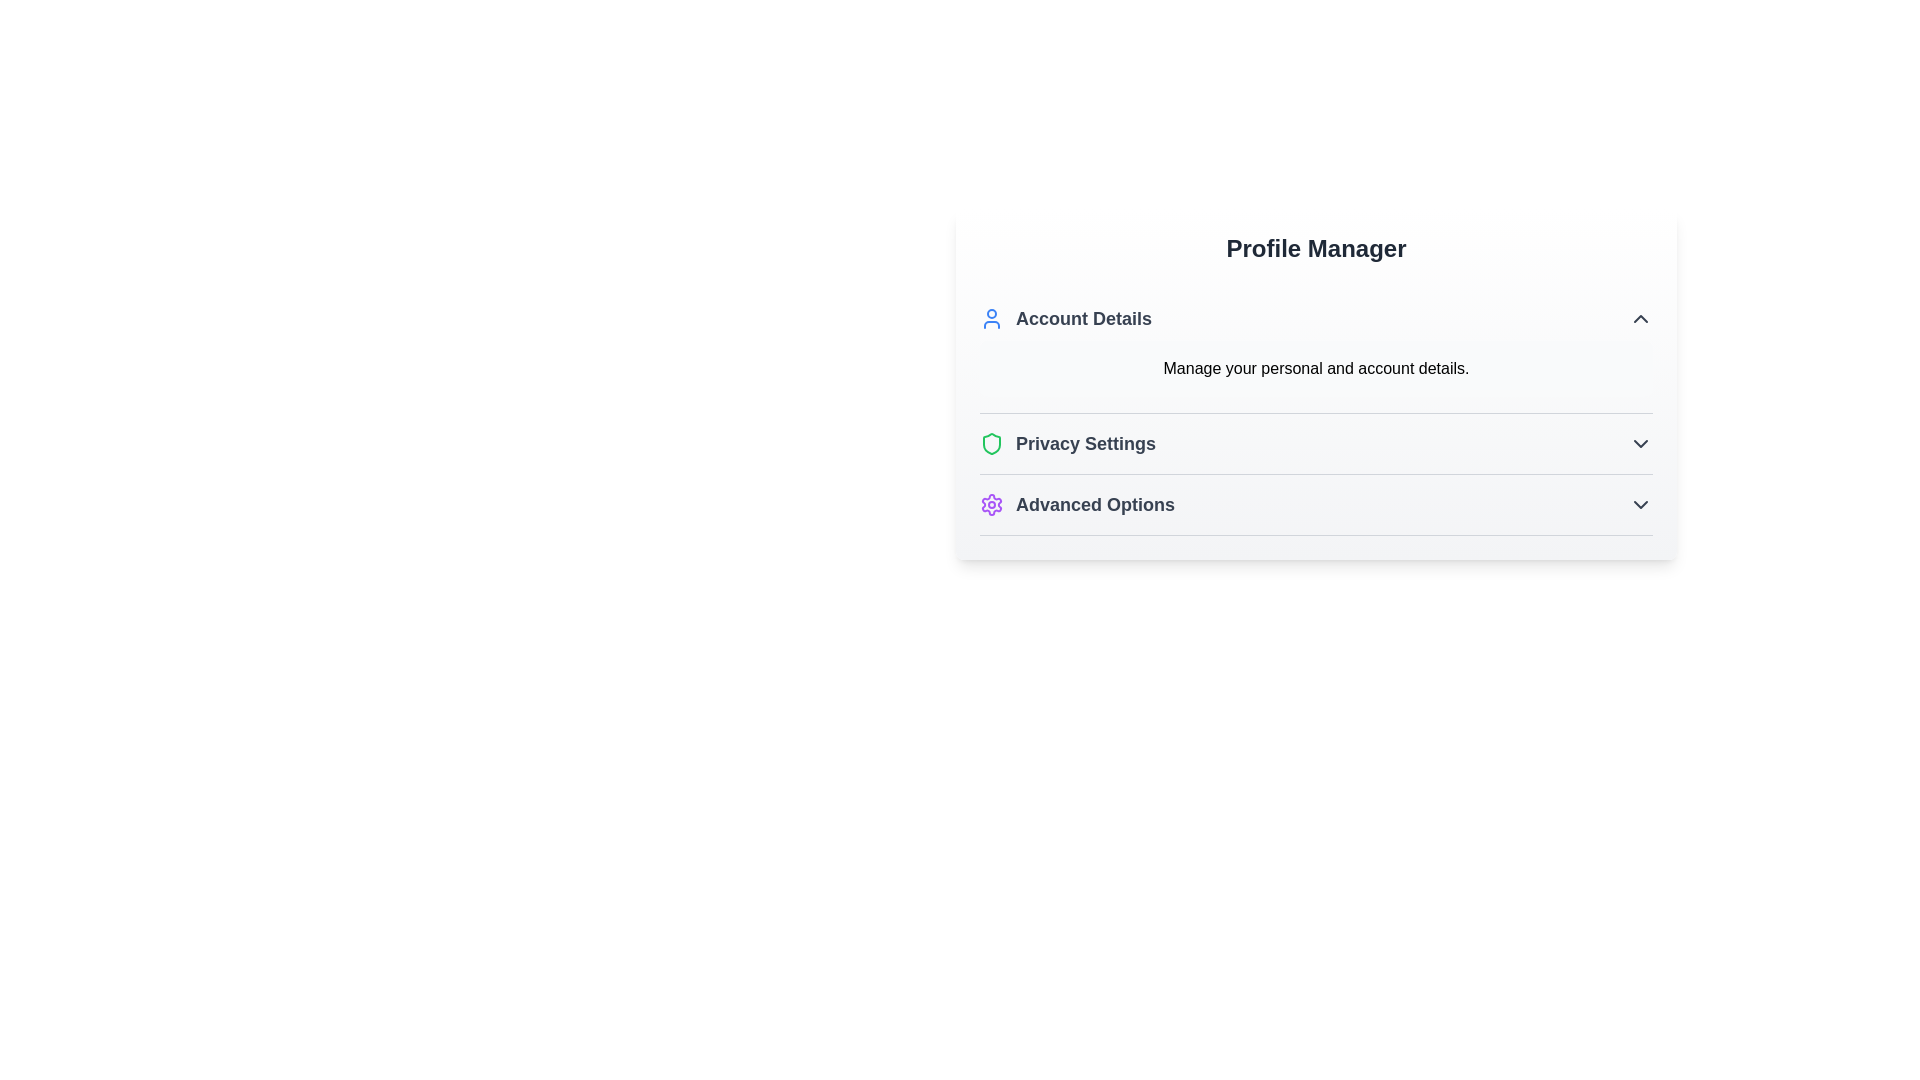 This screenshot has height=1080, width=1920. What do you see at coordinates (1094, 504) in the screenshot?
I see `the text label that displays 'Advanced Options', located under 'Privacy Settings' in the 'Profile Manager' section` at bounding box center [1094, 504].